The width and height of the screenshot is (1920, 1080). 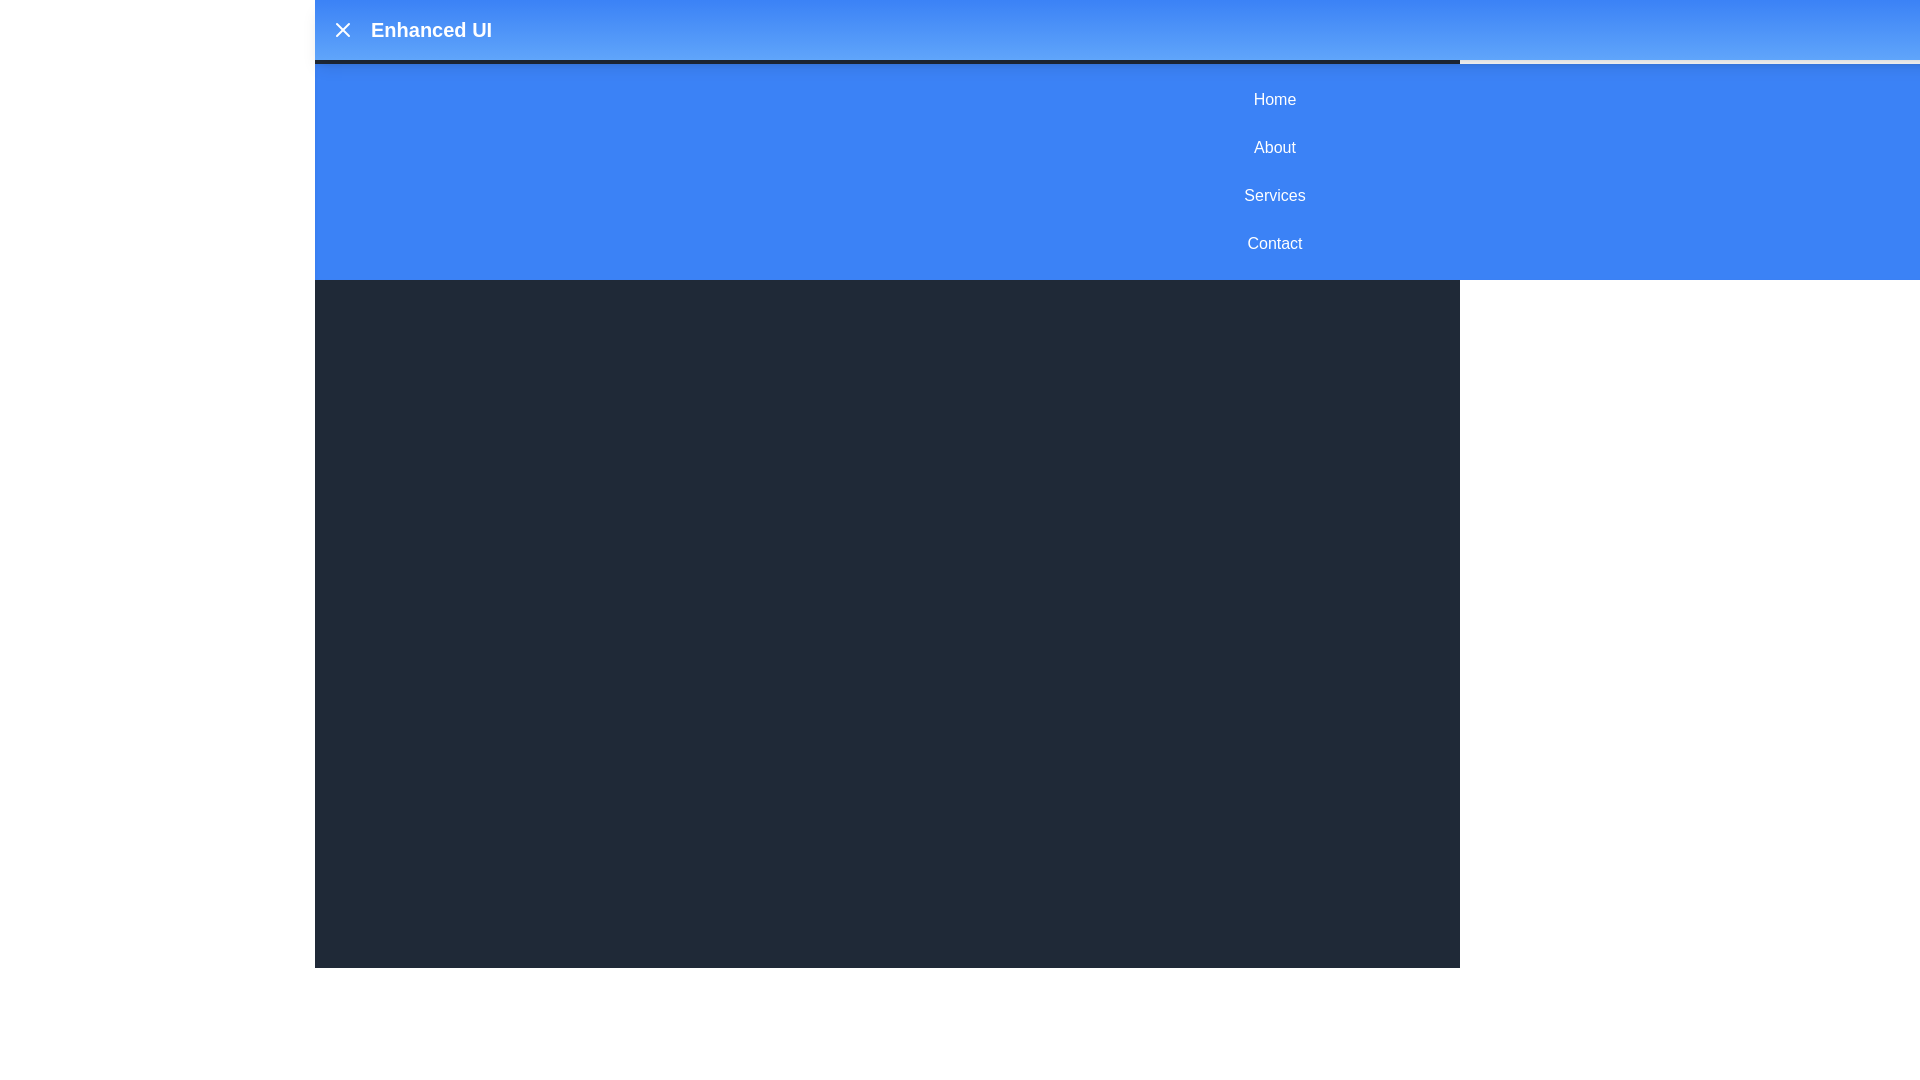 What do you see at coordinates (1274, 146) in the screenshot?
I see `the menu item About` at bounding box center [1274, 146].